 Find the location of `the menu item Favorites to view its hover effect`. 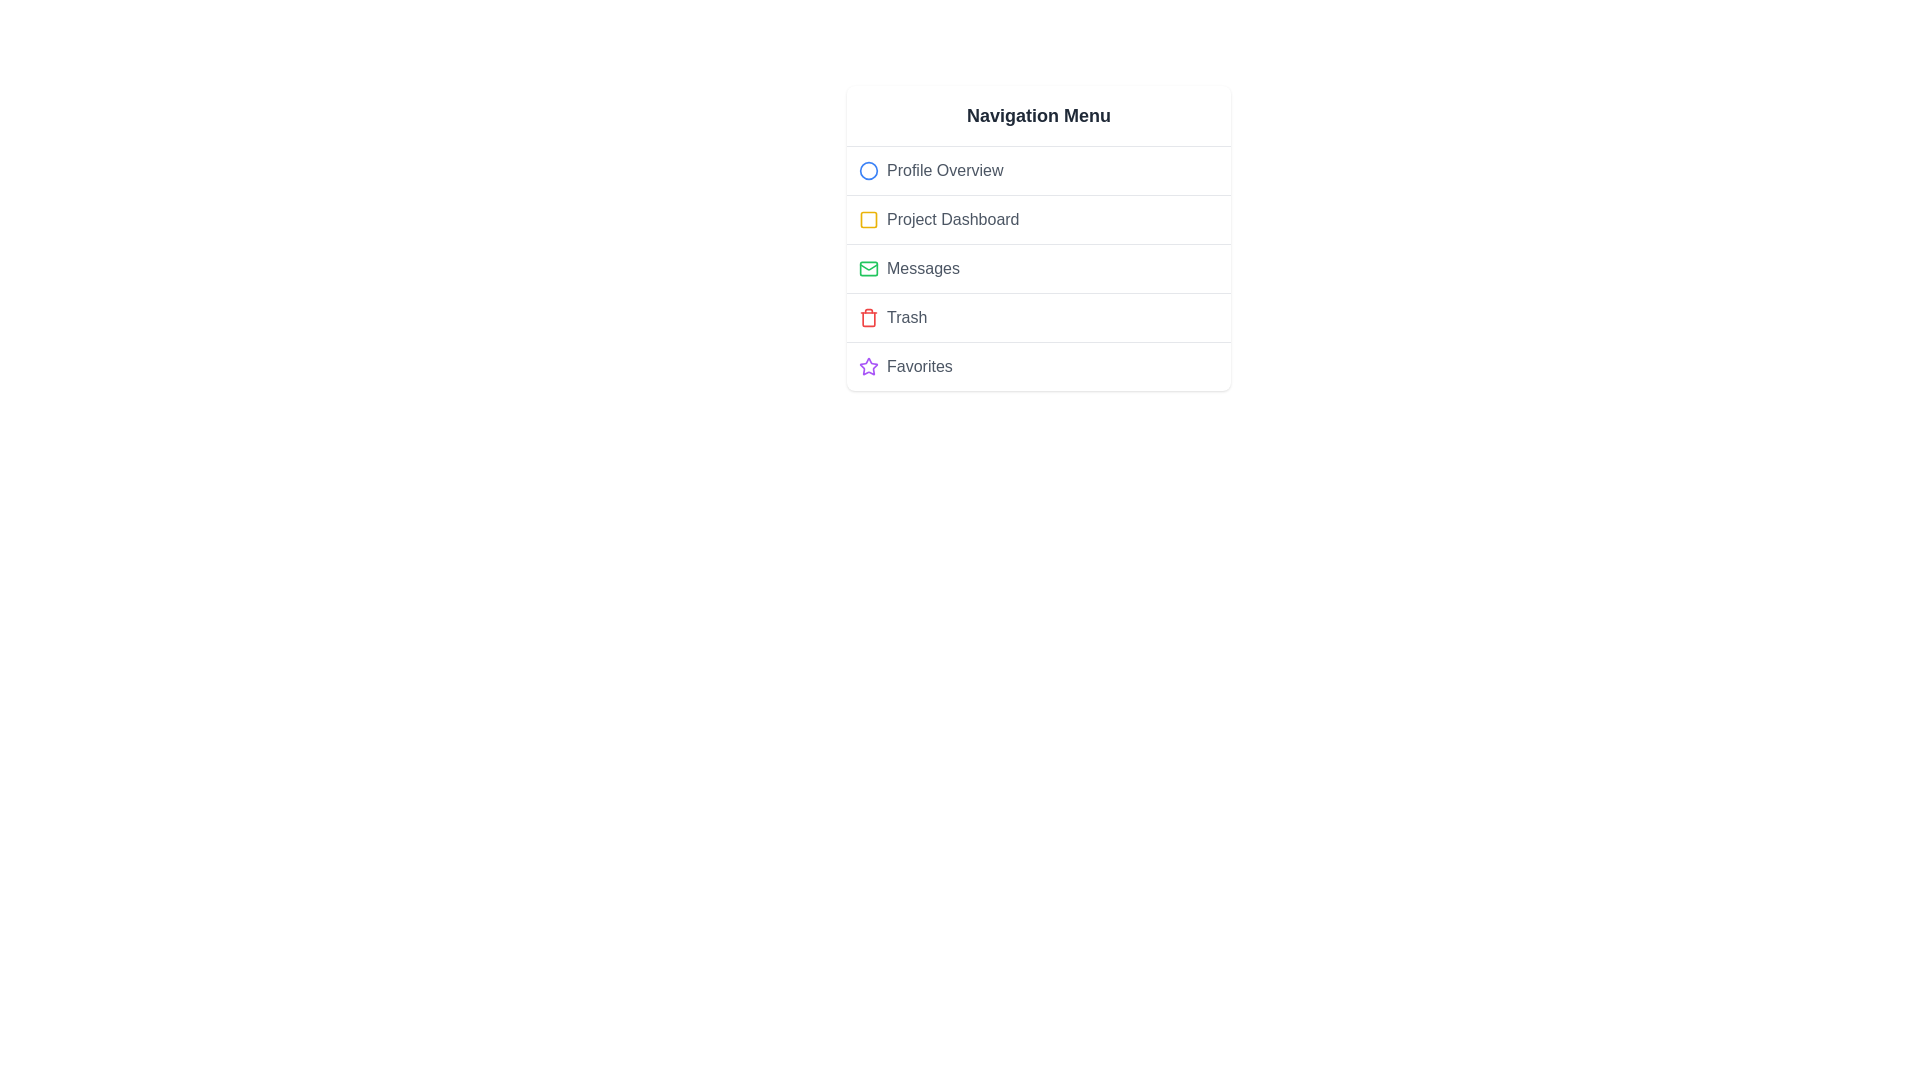

the menu item Favorites to view its hover effect is located at coordinates (1038, 366).